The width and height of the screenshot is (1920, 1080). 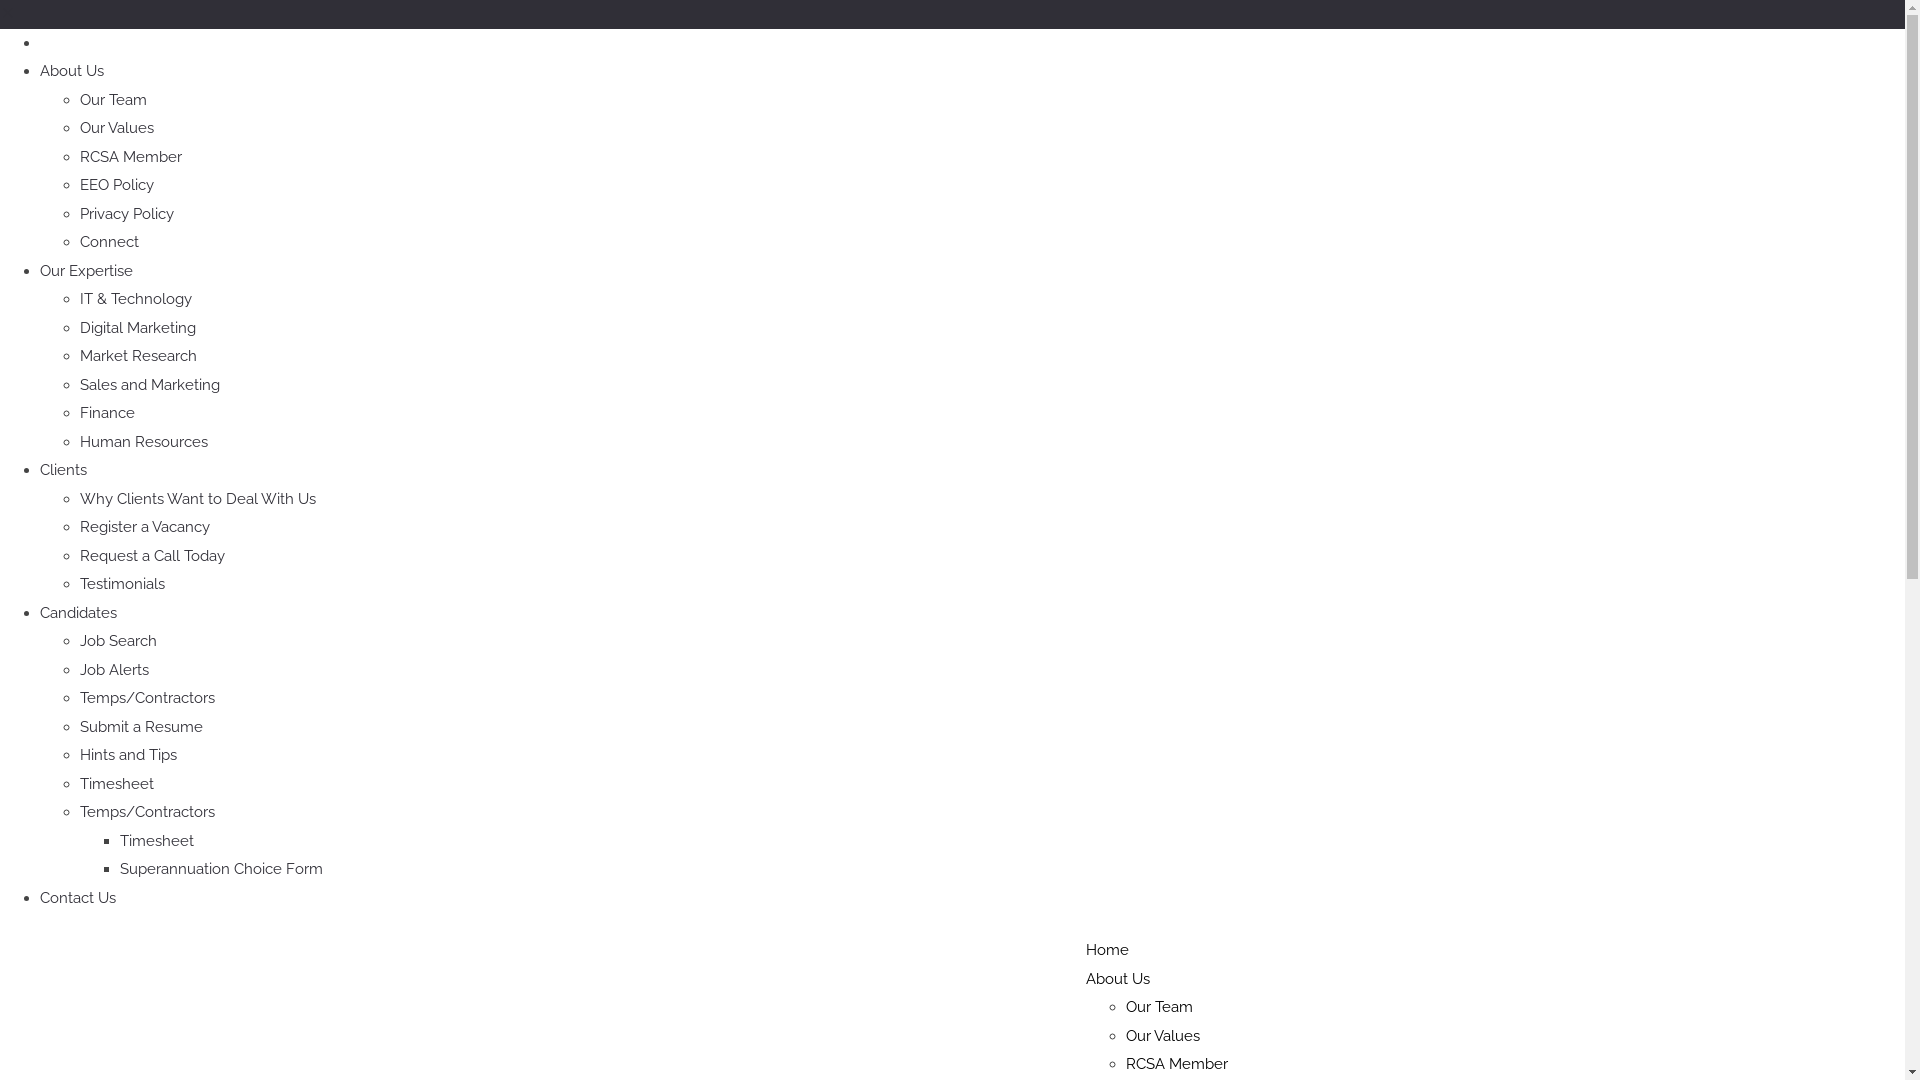 I want to click on 'Why Clients Want to Deal With Us', so click(x=197, y=497).